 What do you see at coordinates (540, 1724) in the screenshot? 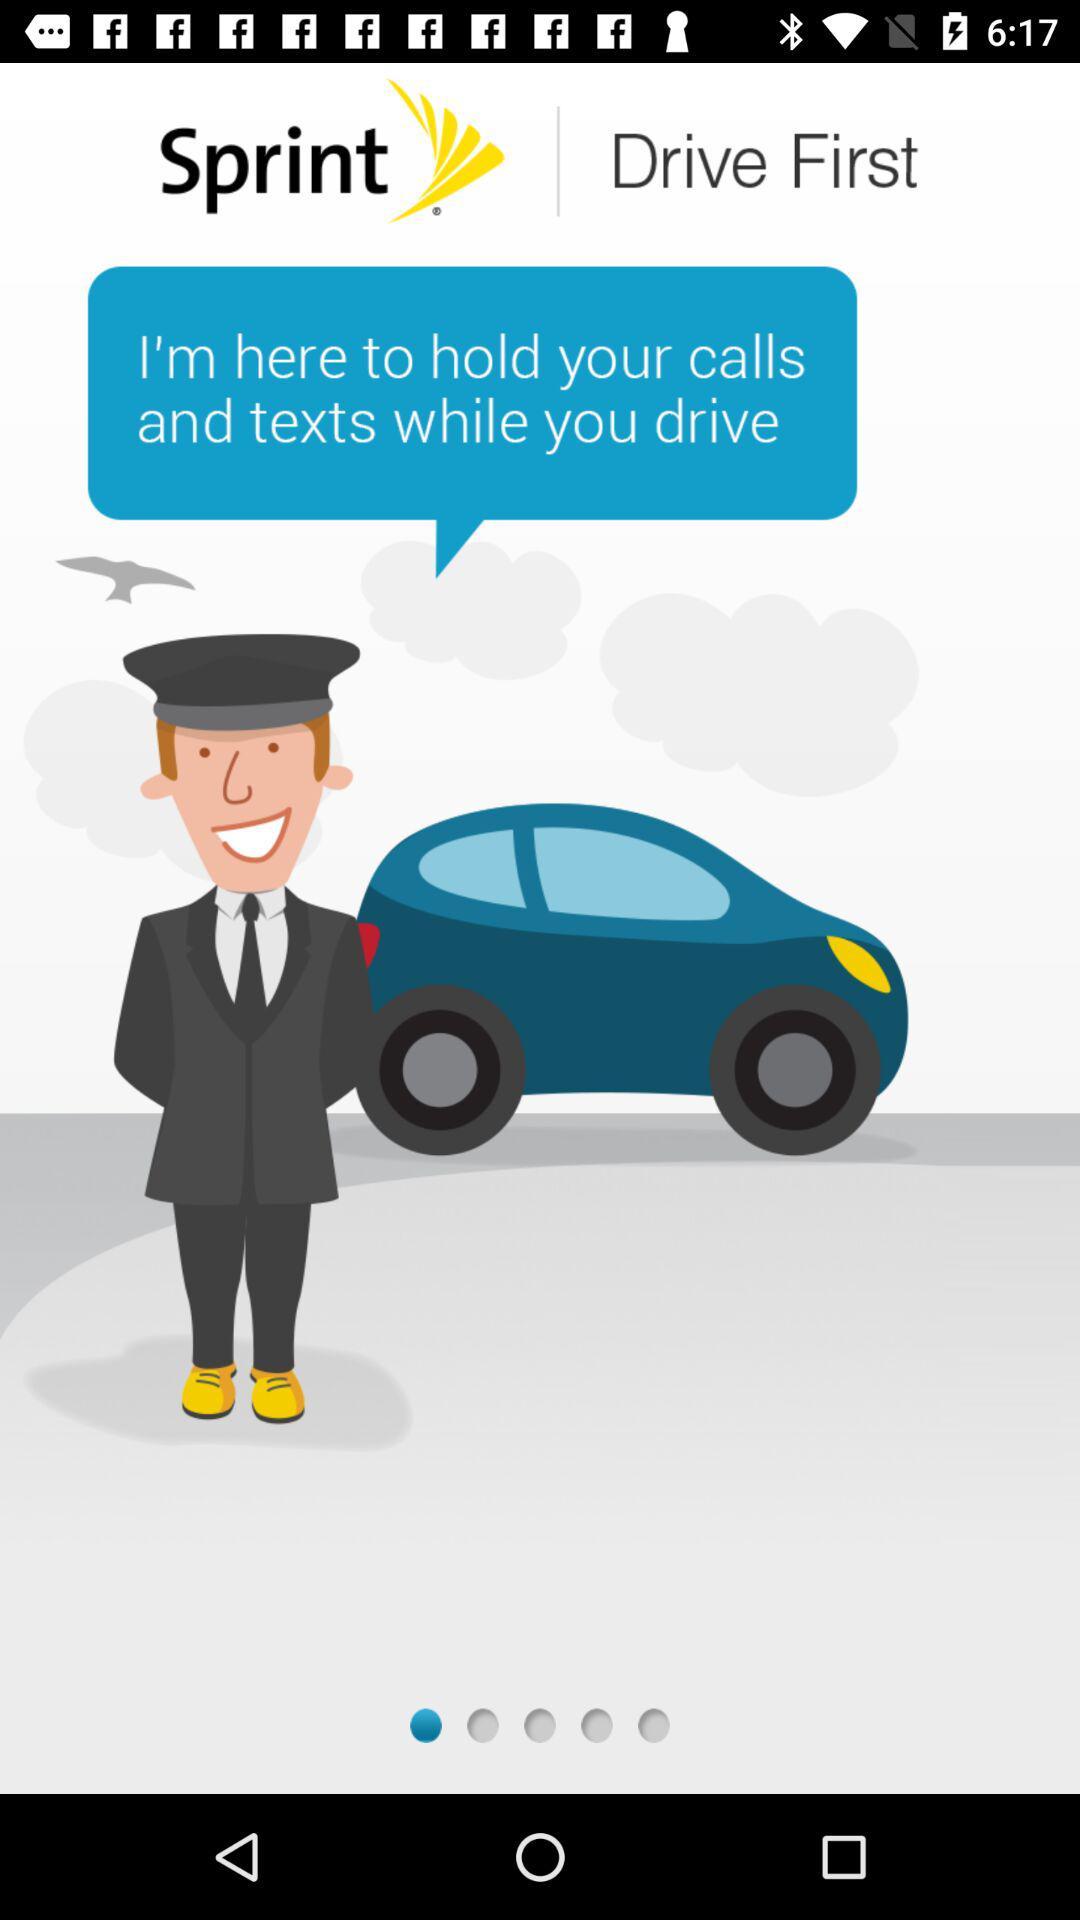
I see `third page` at bounding box center [540, 1724].